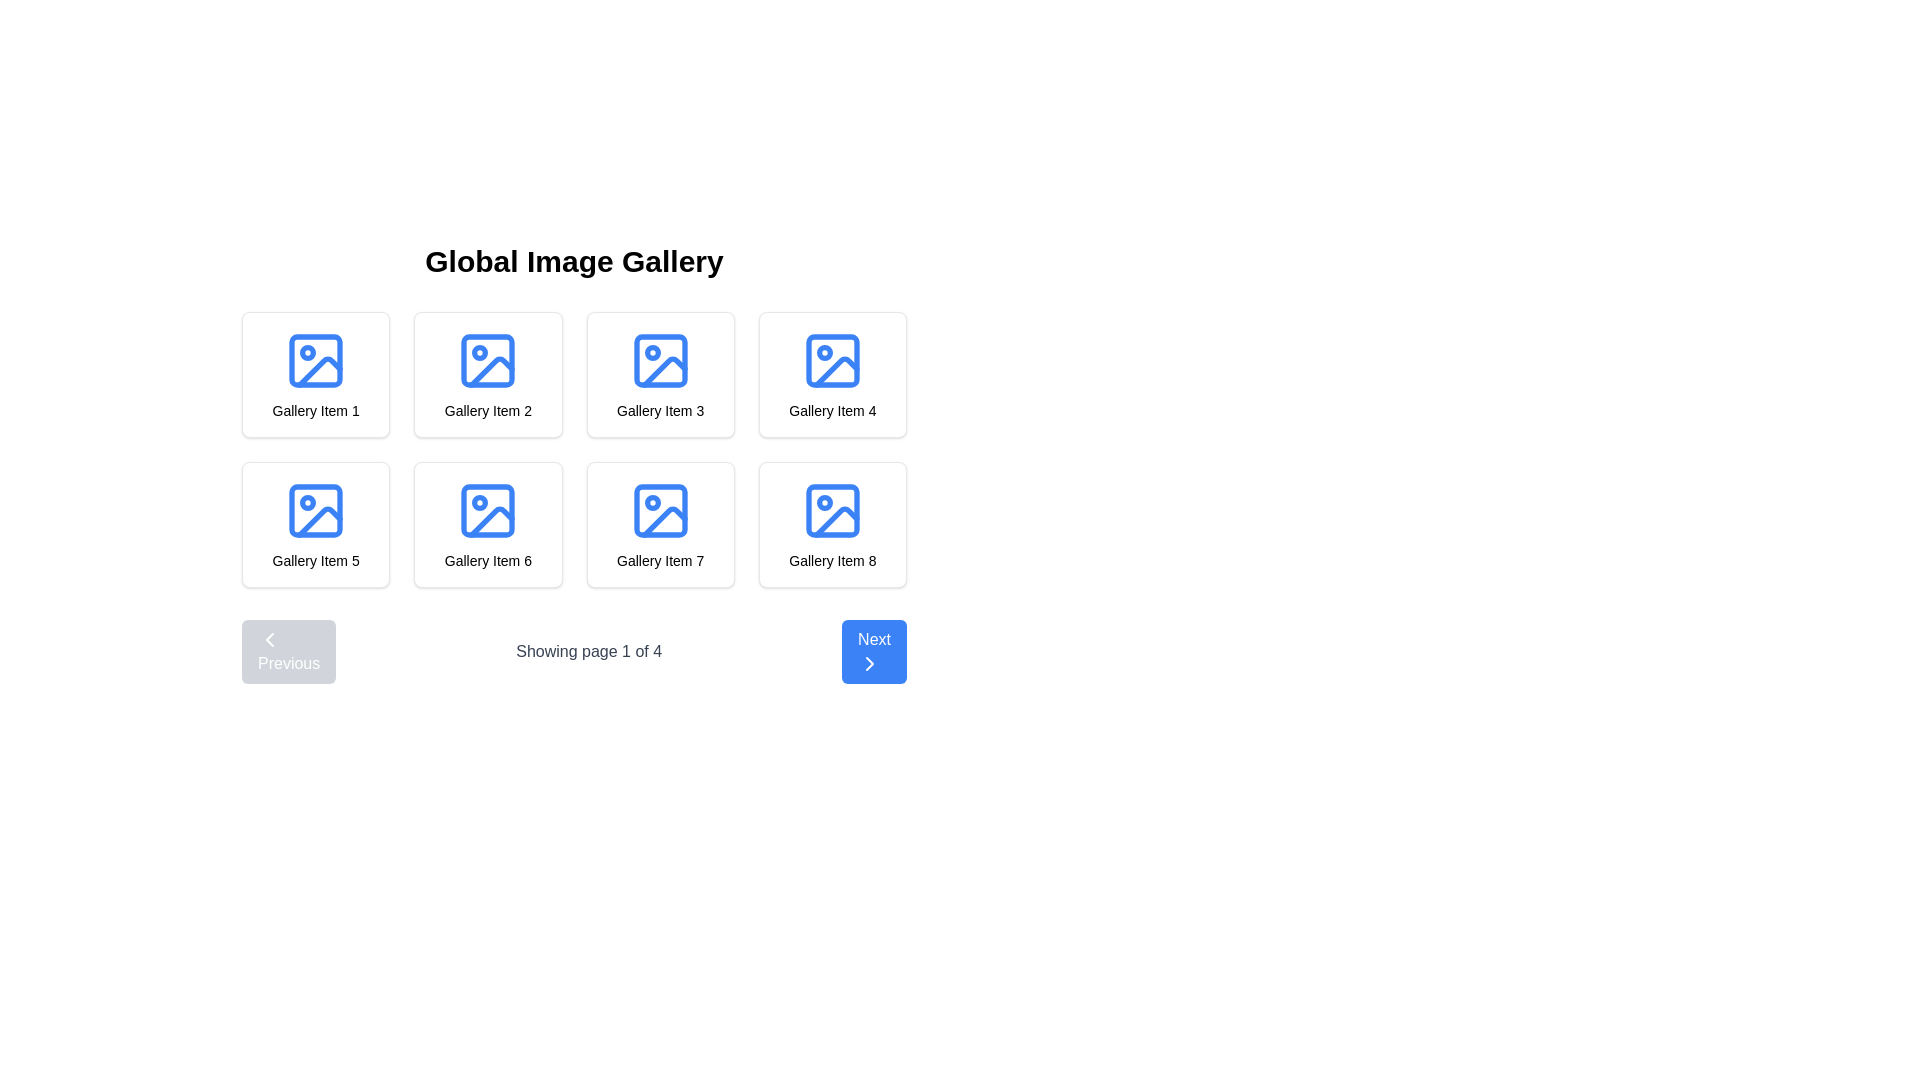 This screenshot has height=1080, width=1920. What do you see at coordinates (660, 374) in the screenshot?
I see `the clickable card component representing a gallery item for repositioning in the customizable grid layout` at bounding box center [660, 374].